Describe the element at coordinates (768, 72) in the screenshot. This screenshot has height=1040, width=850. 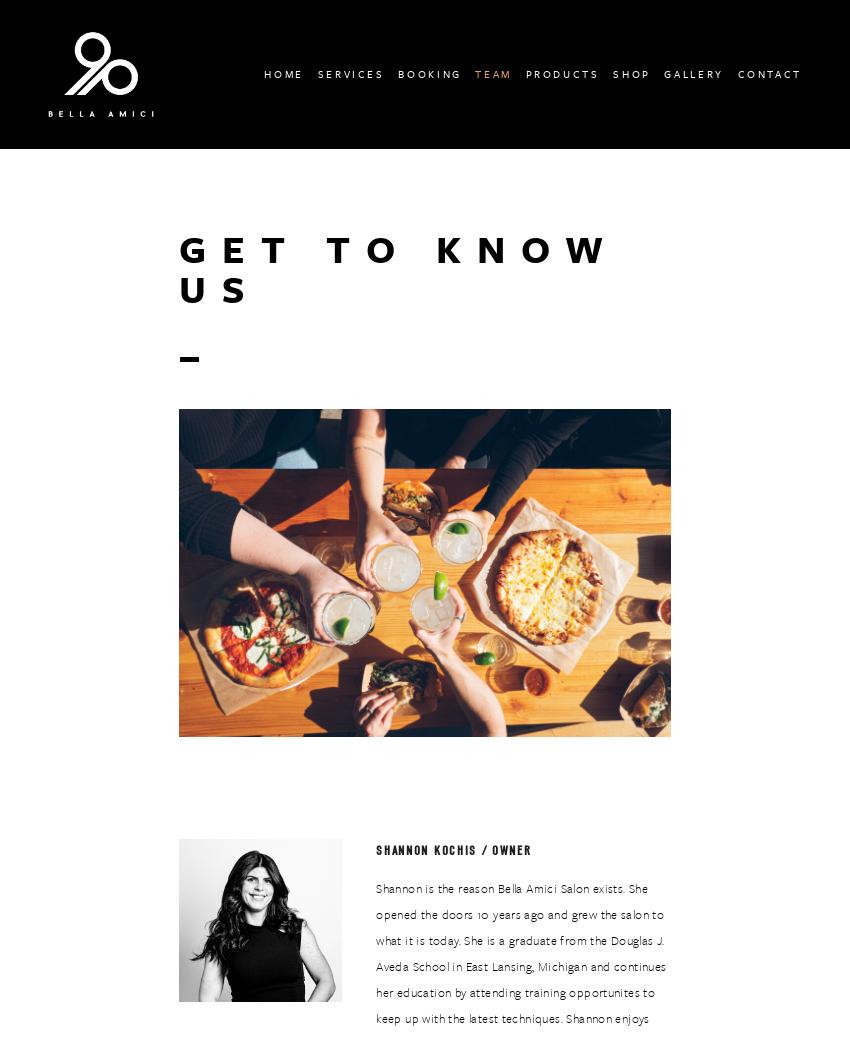
I see `'Contact'` at that location.